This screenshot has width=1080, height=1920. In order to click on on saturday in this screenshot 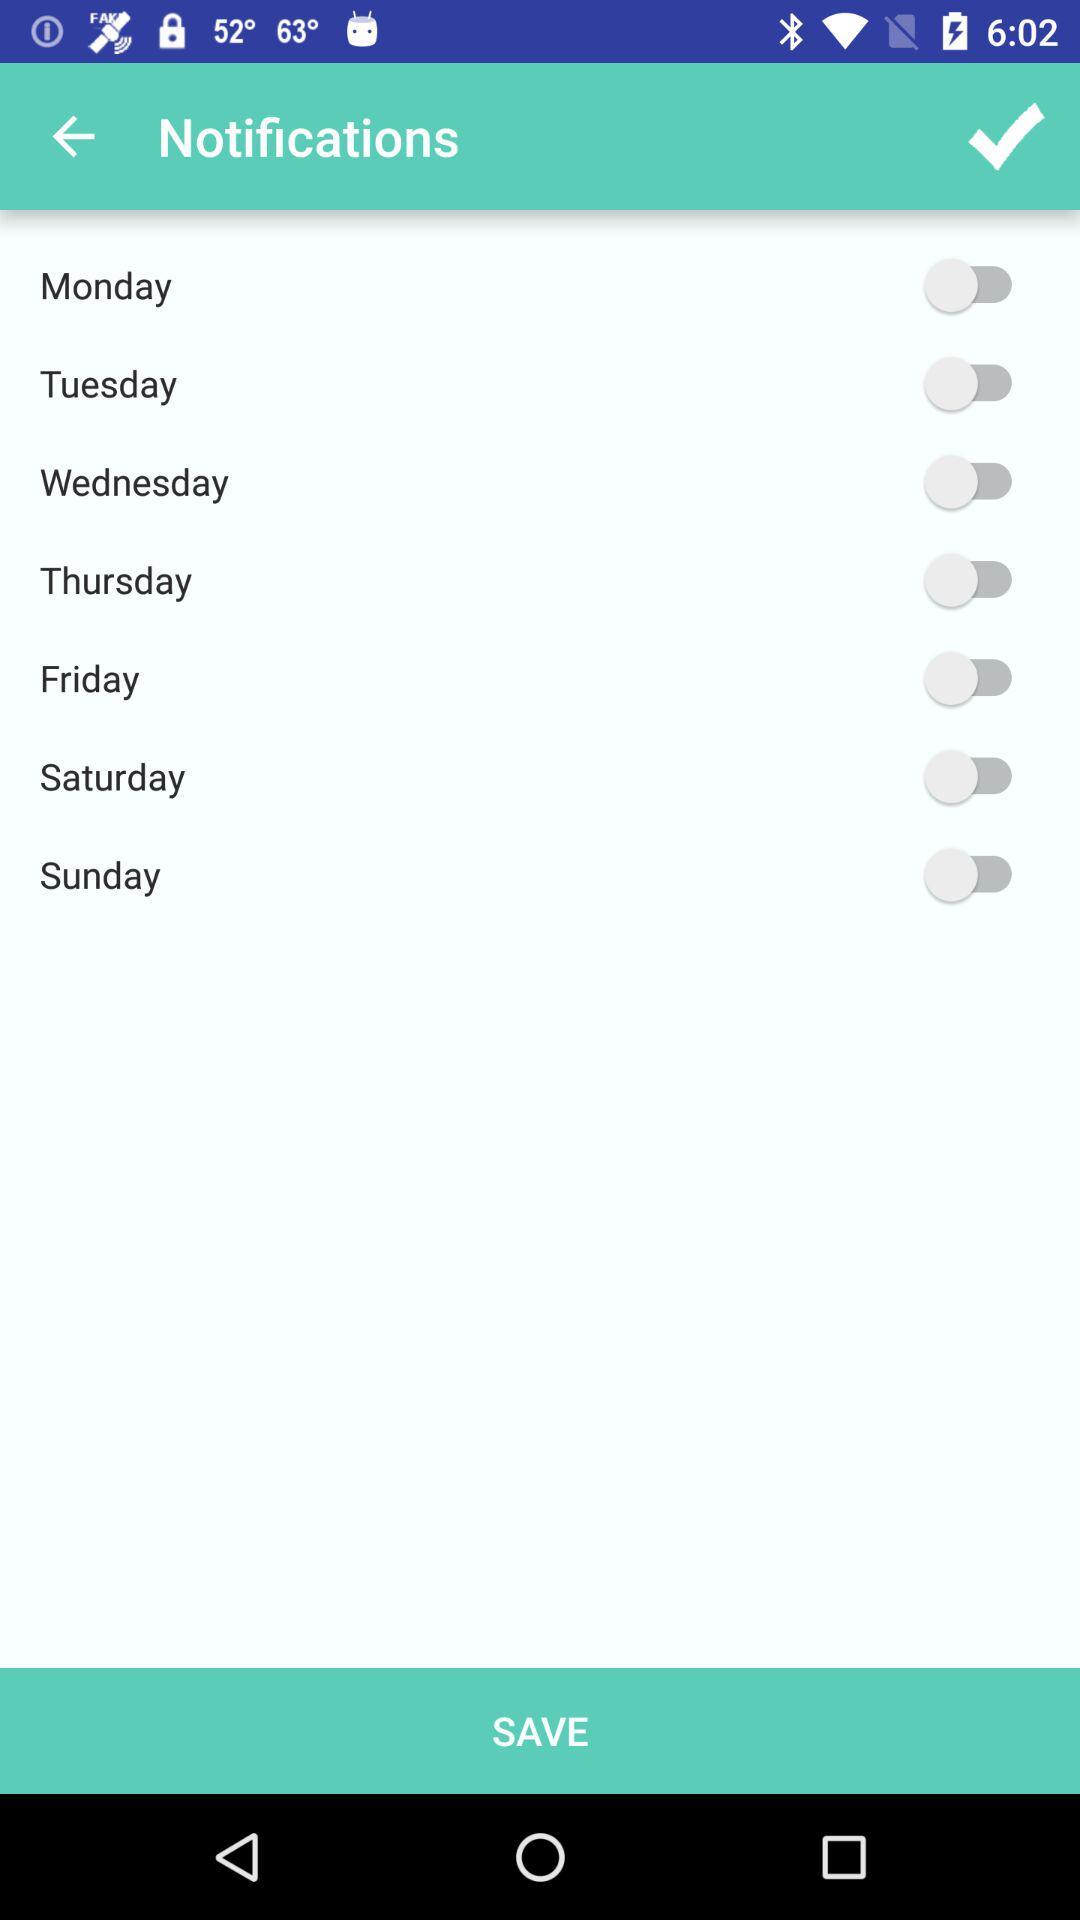, I will do `click(872, 775)`.